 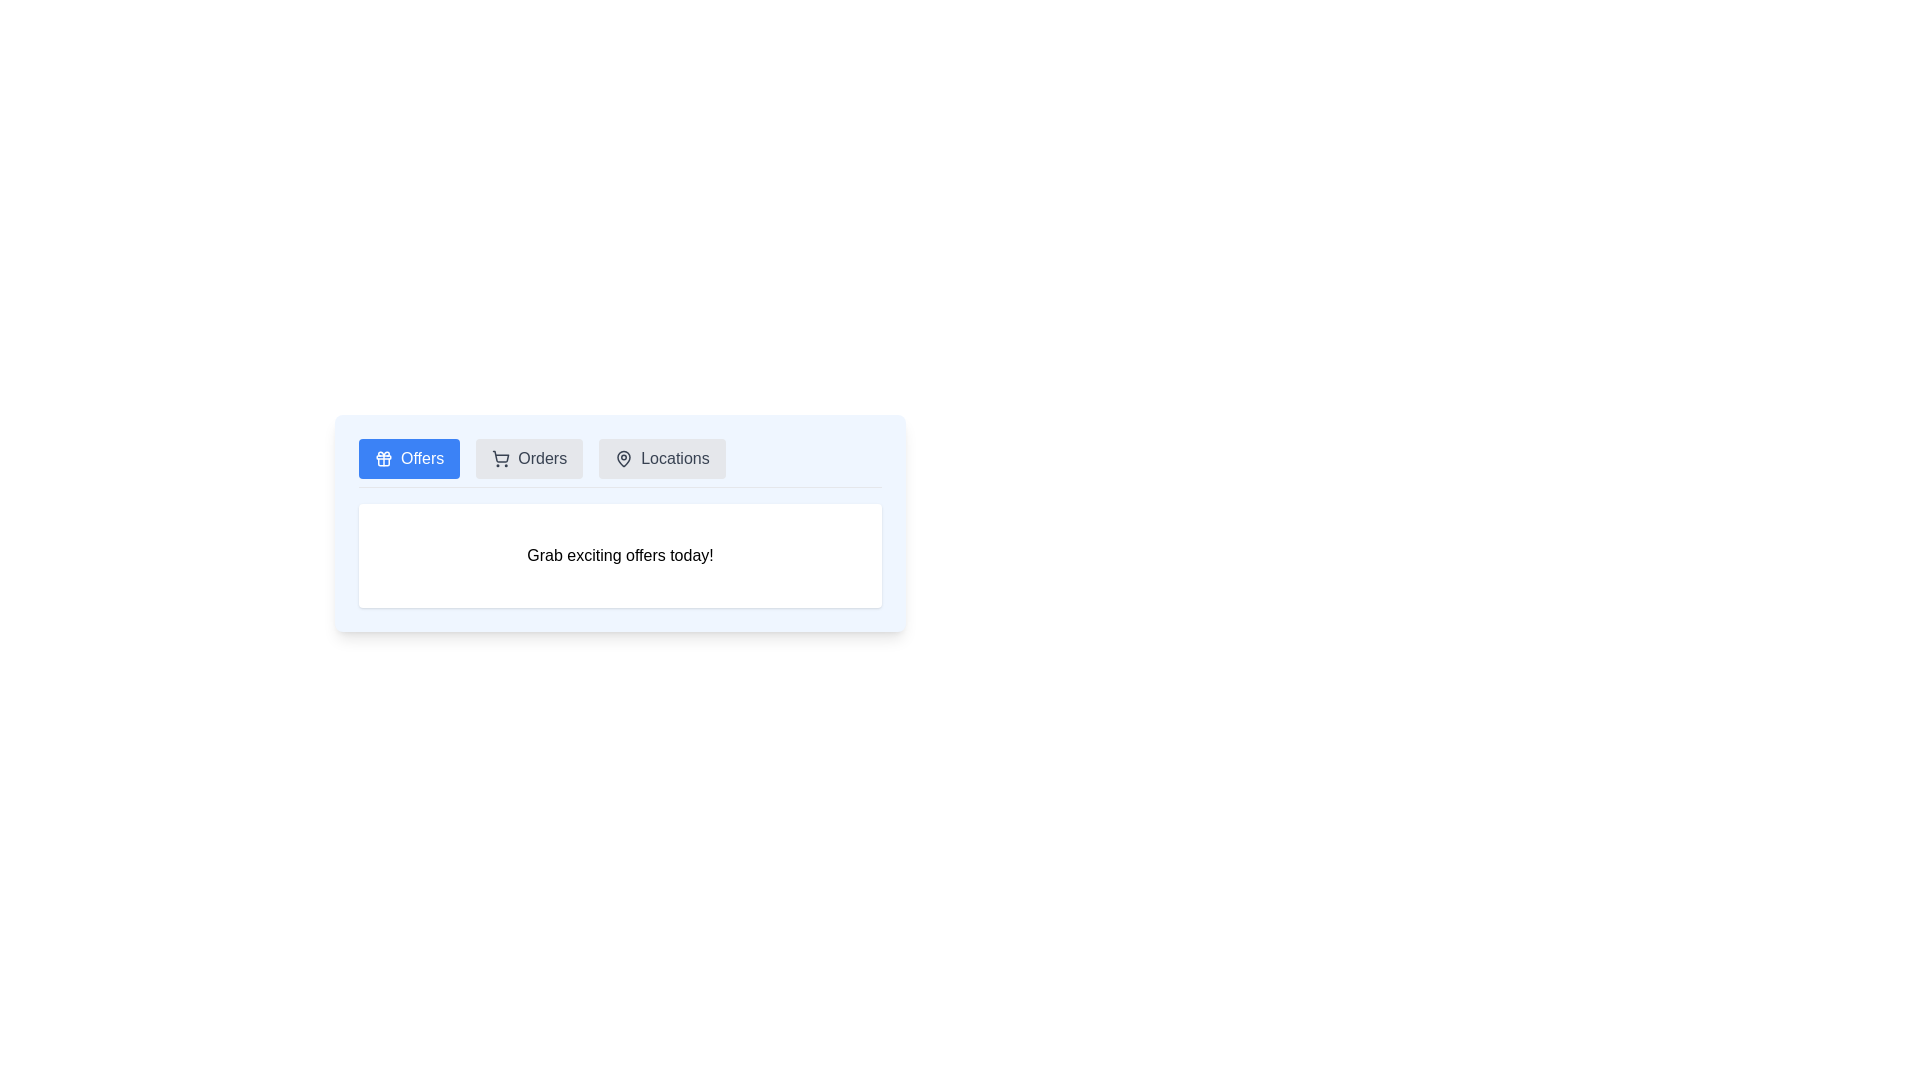 I want to click on the tab labeled Locations, so click(x=662, y=459).